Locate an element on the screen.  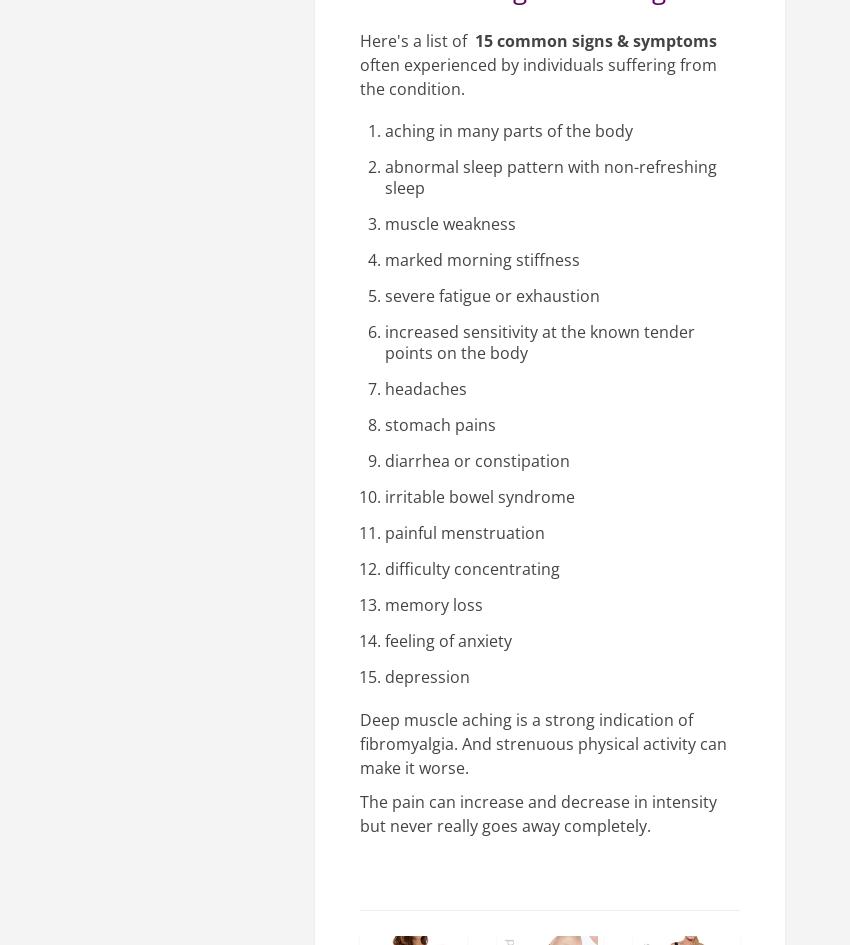
'diarrhea or constipation' is located at coordinates (477, 460).